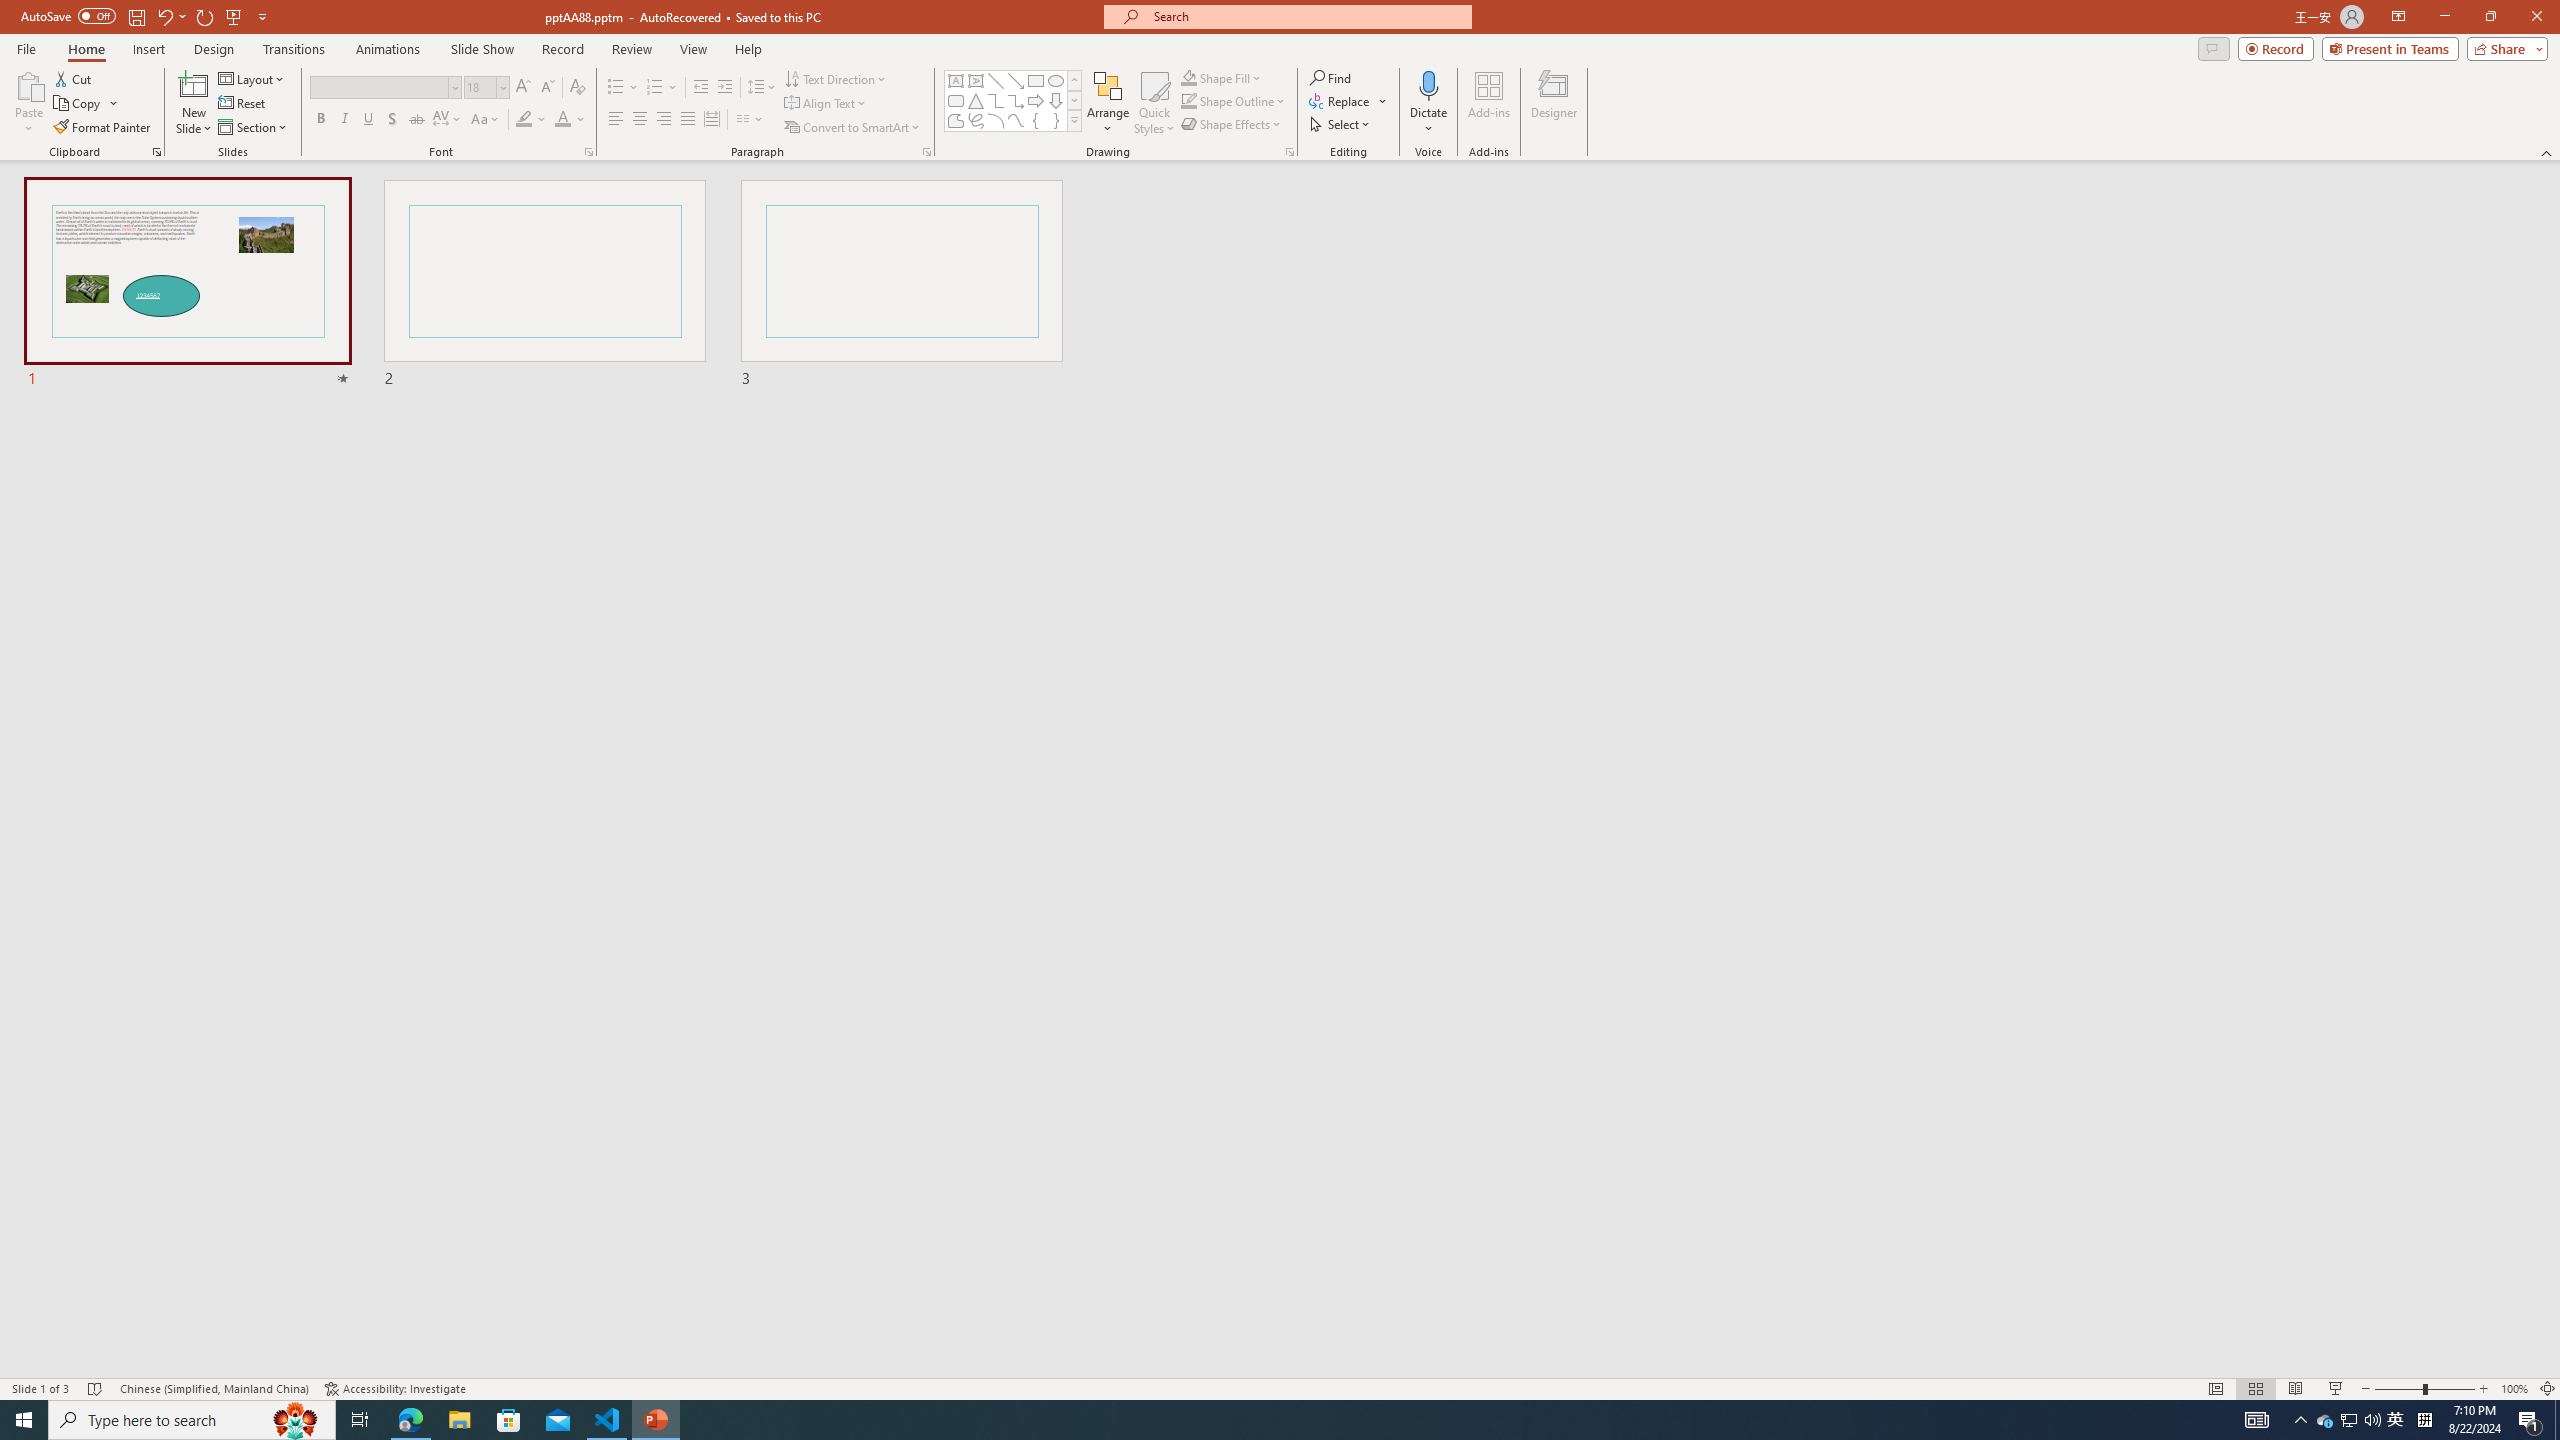 The height and width of the screenshot is (1440, 2560). What do you see at coordinates (2515, 1389) in the screenshot?
I see `'Zoom 100%'` at bounding box center [2515, 1389].